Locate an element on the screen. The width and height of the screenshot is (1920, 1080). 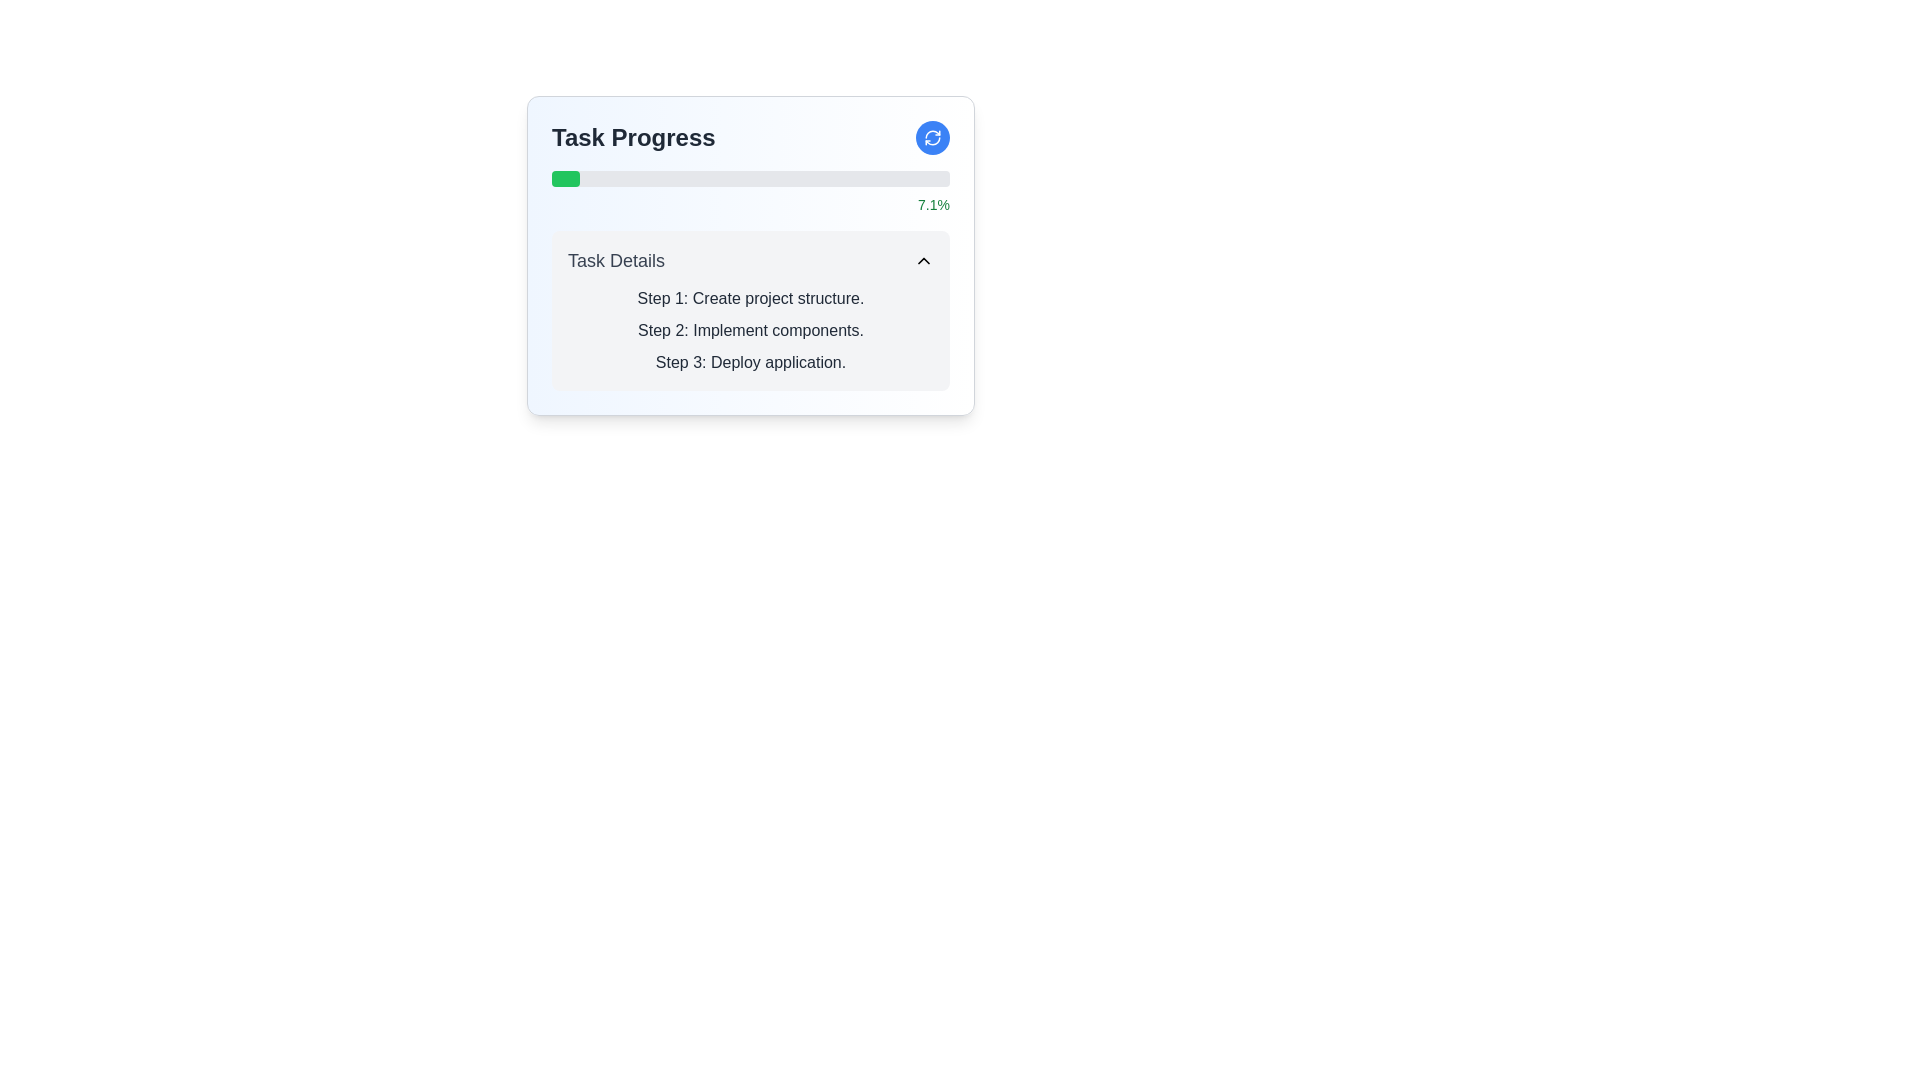
the circular refresh button with a blue background and white arrows located at the top-right corner of the 'Task Progress' card is located at coordinates (931, 137).